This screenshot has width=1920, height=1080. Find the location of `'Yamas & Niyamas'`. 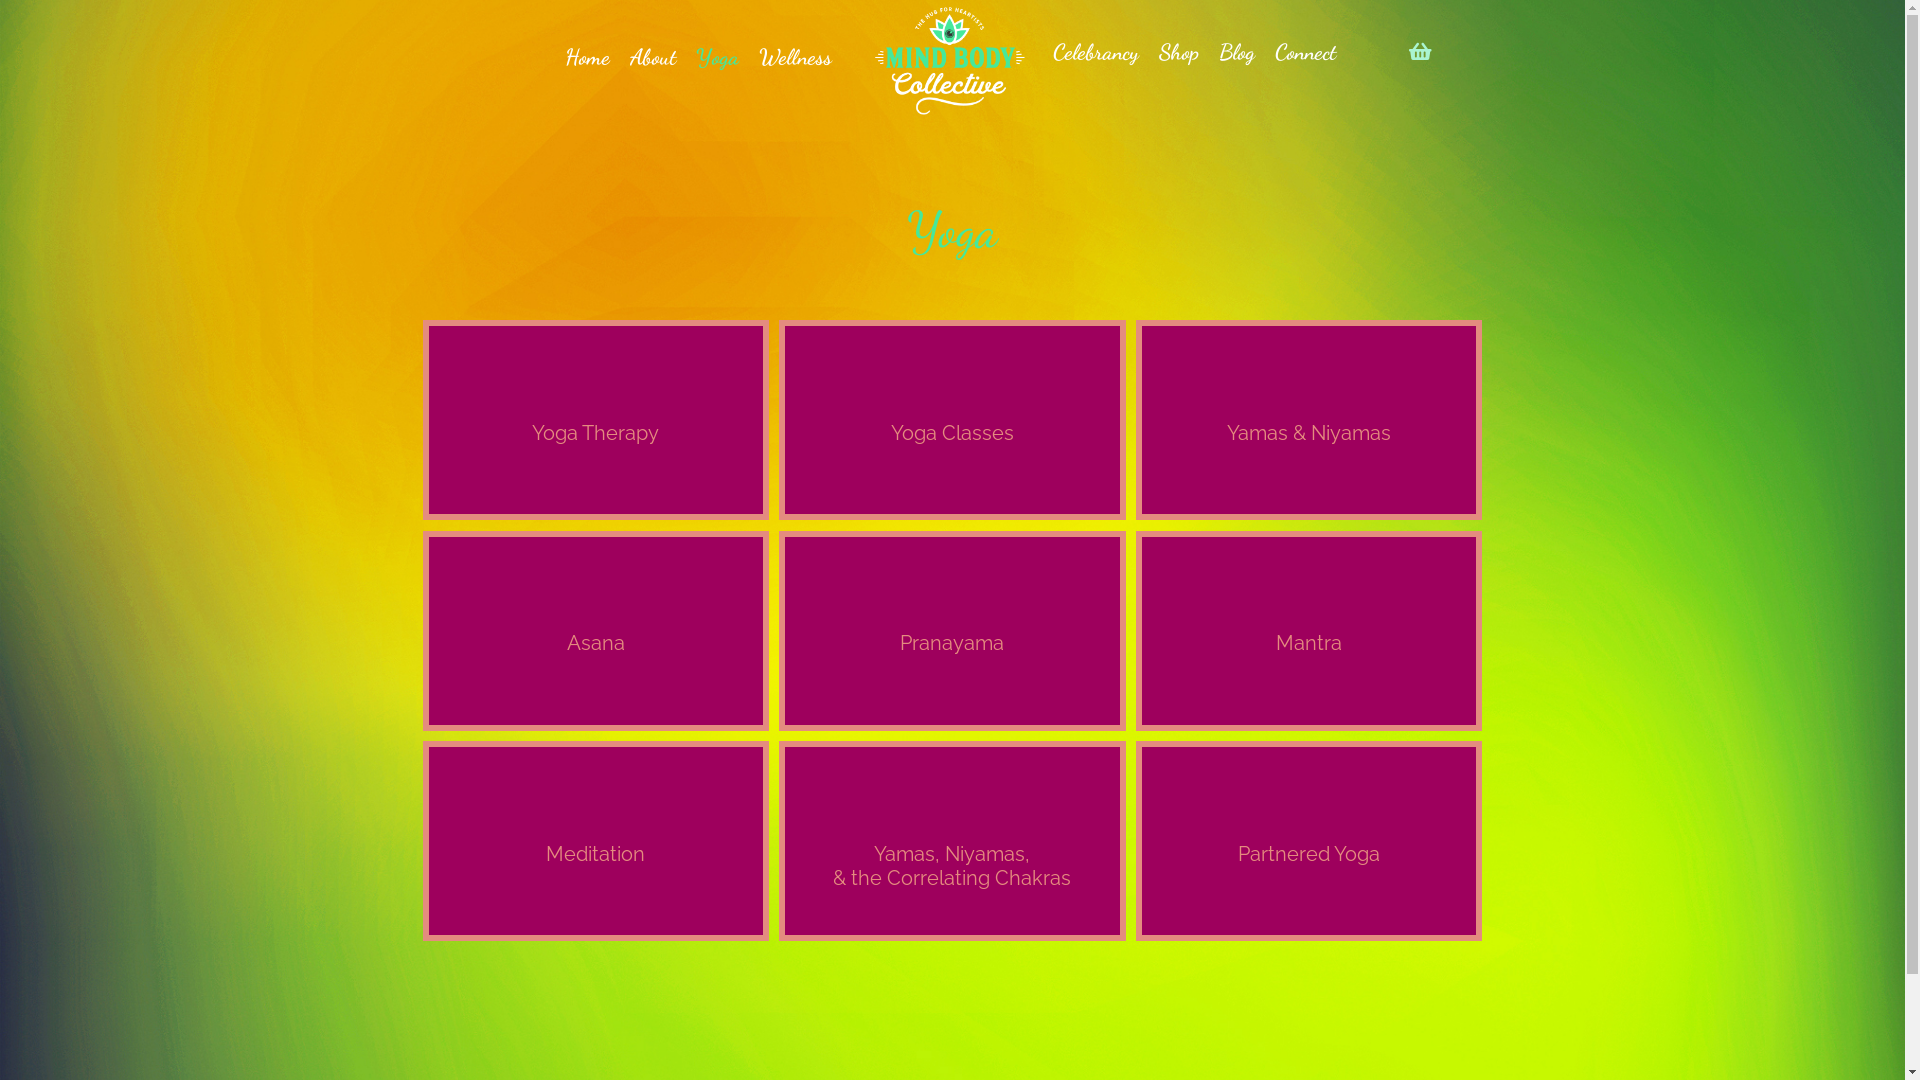

'Yamas & Niyamas' is located at coordinates (1309, 419).